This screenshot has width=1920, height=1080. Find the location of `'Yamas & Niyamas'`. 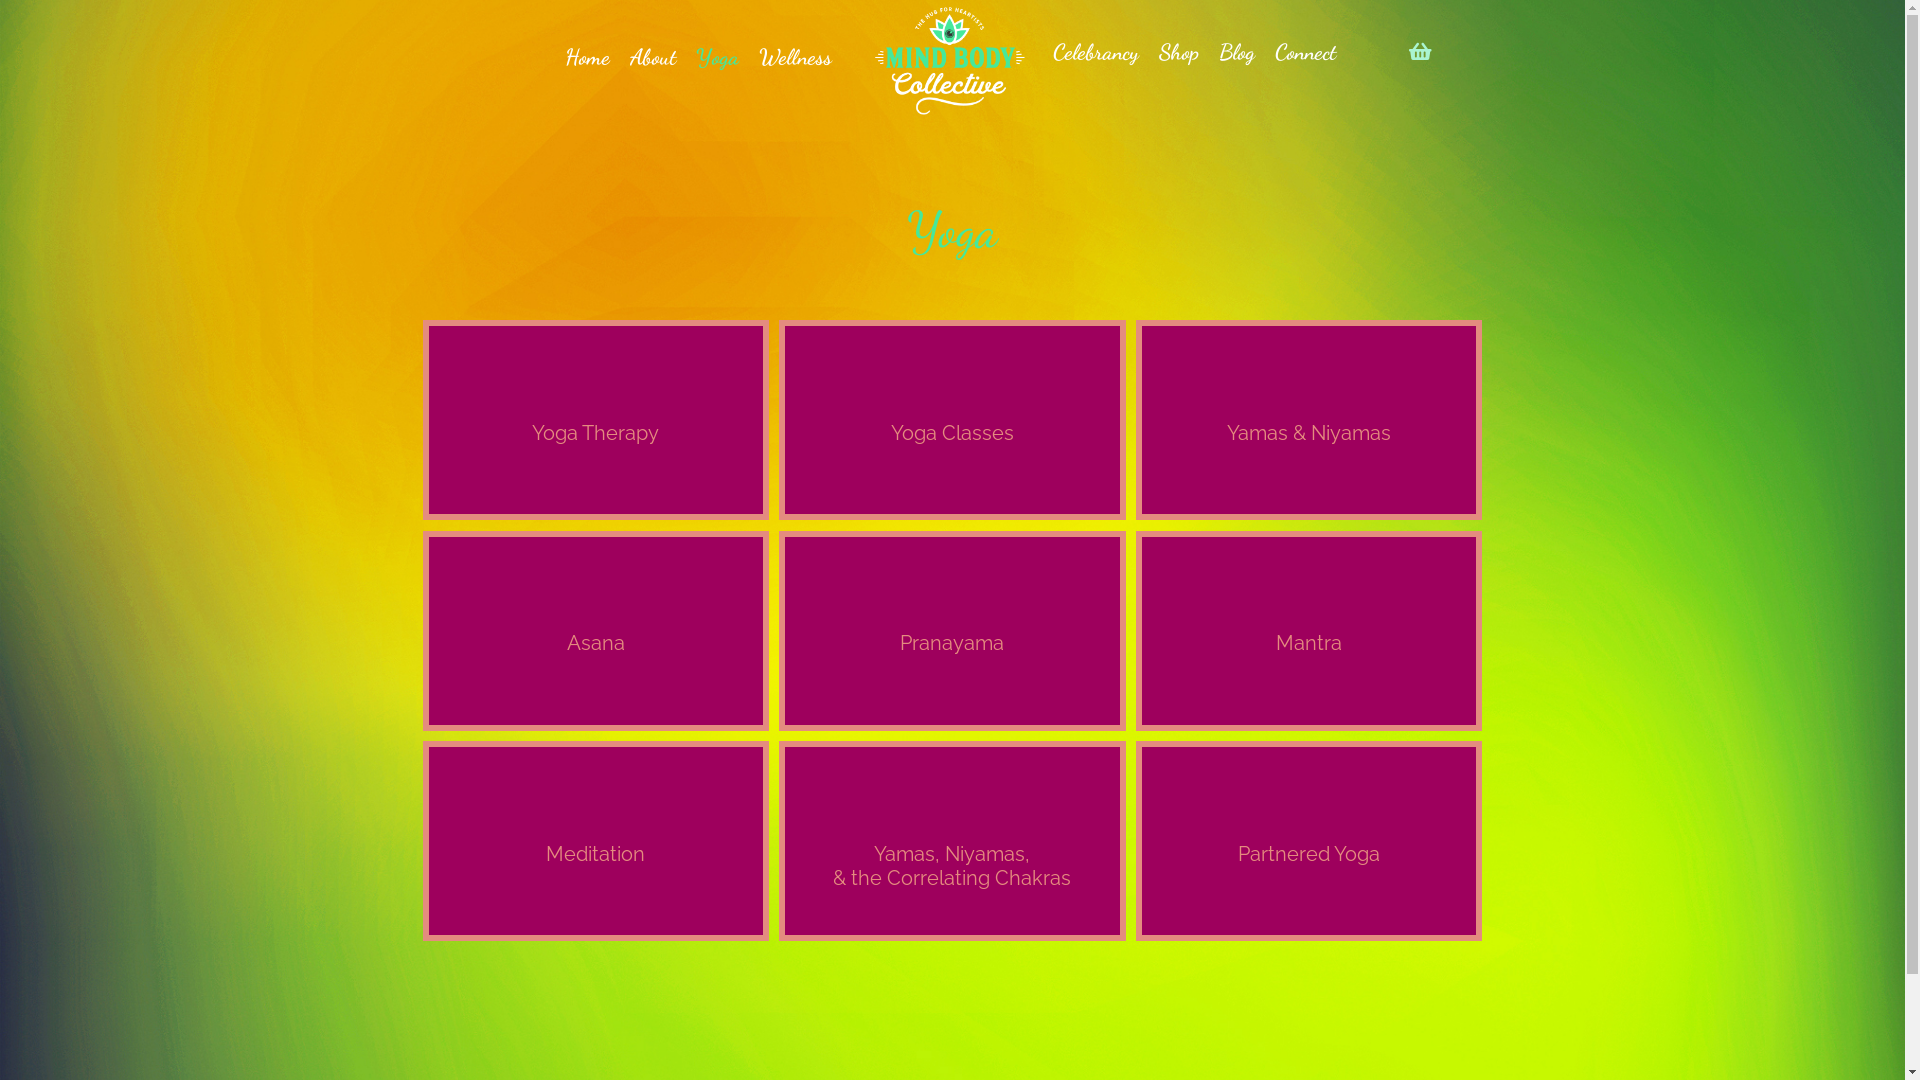

'Yamas & Niyamas' is located at coordinates (1309, 419).